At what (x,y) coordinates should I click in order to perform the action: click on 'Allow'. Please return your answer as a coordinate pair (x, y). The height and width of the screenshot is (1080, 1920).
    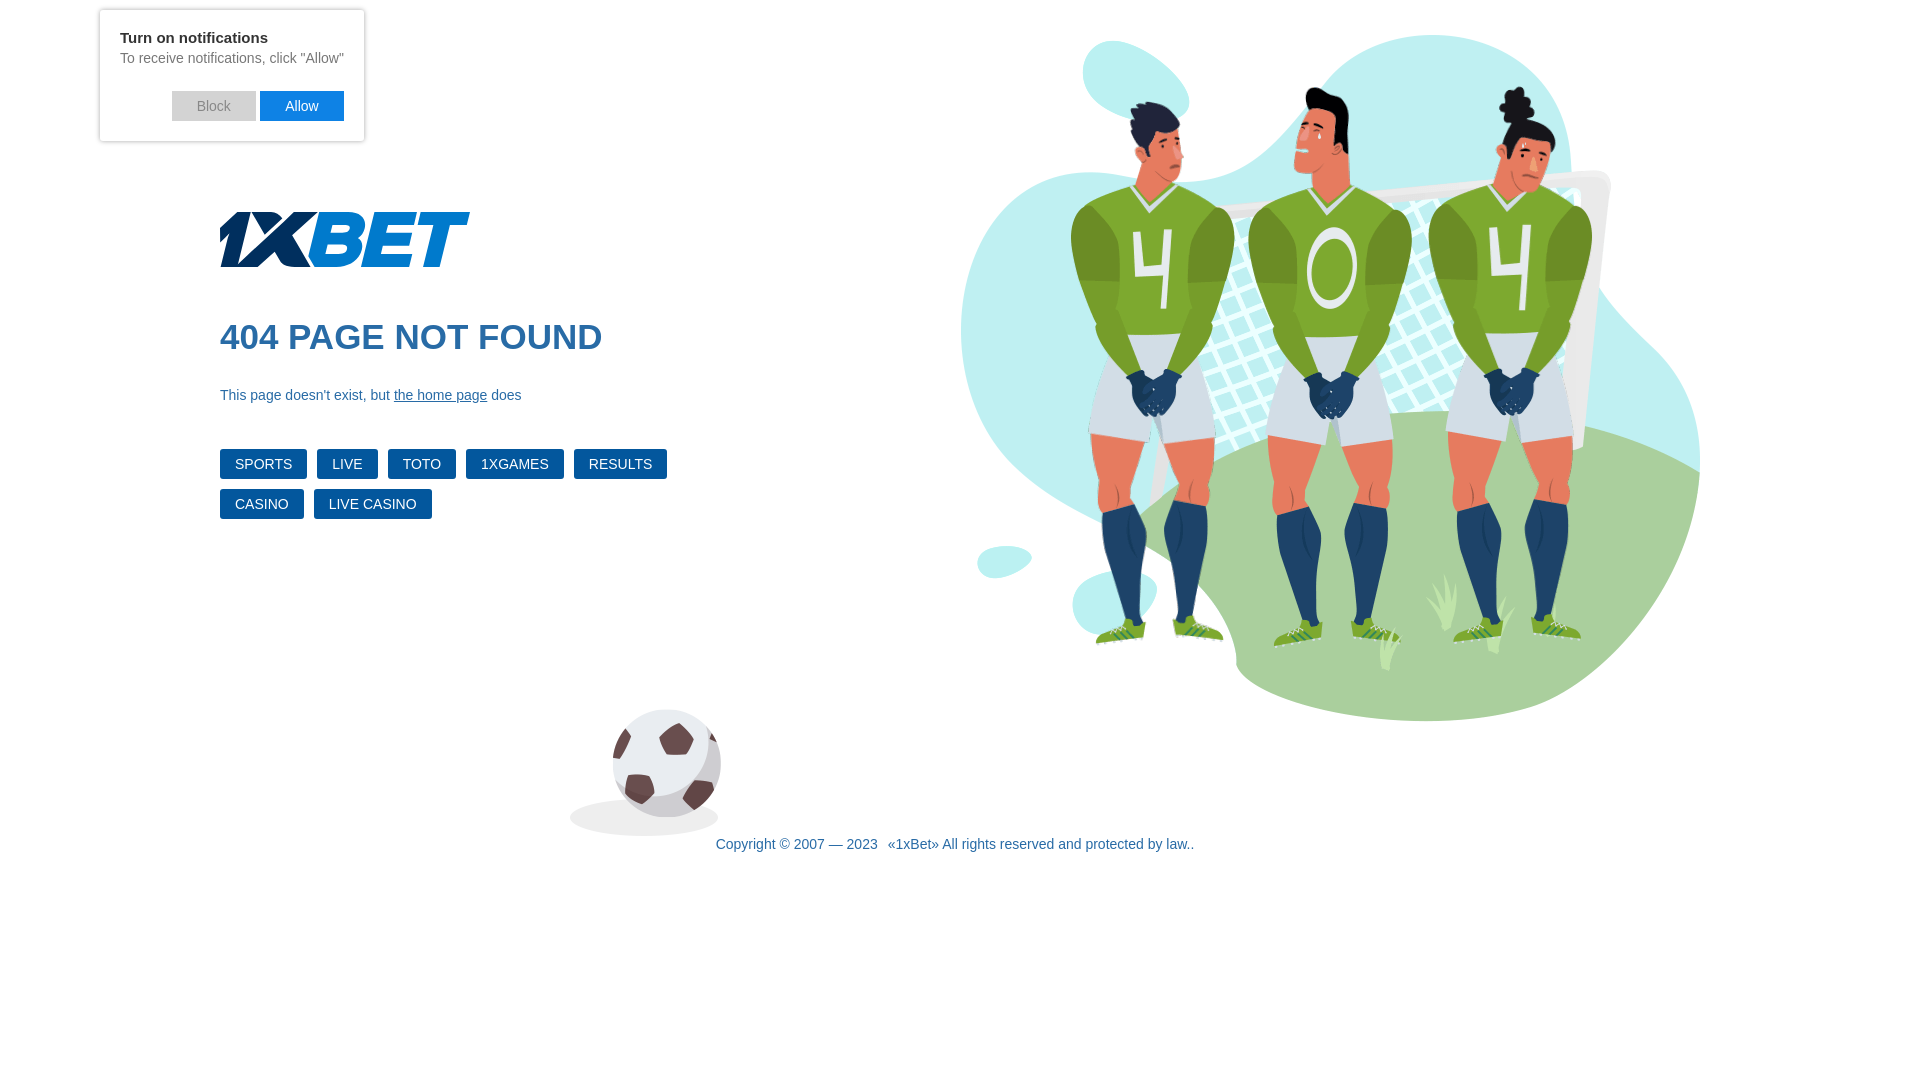
    Looking at the image, I should click on (301, 105).